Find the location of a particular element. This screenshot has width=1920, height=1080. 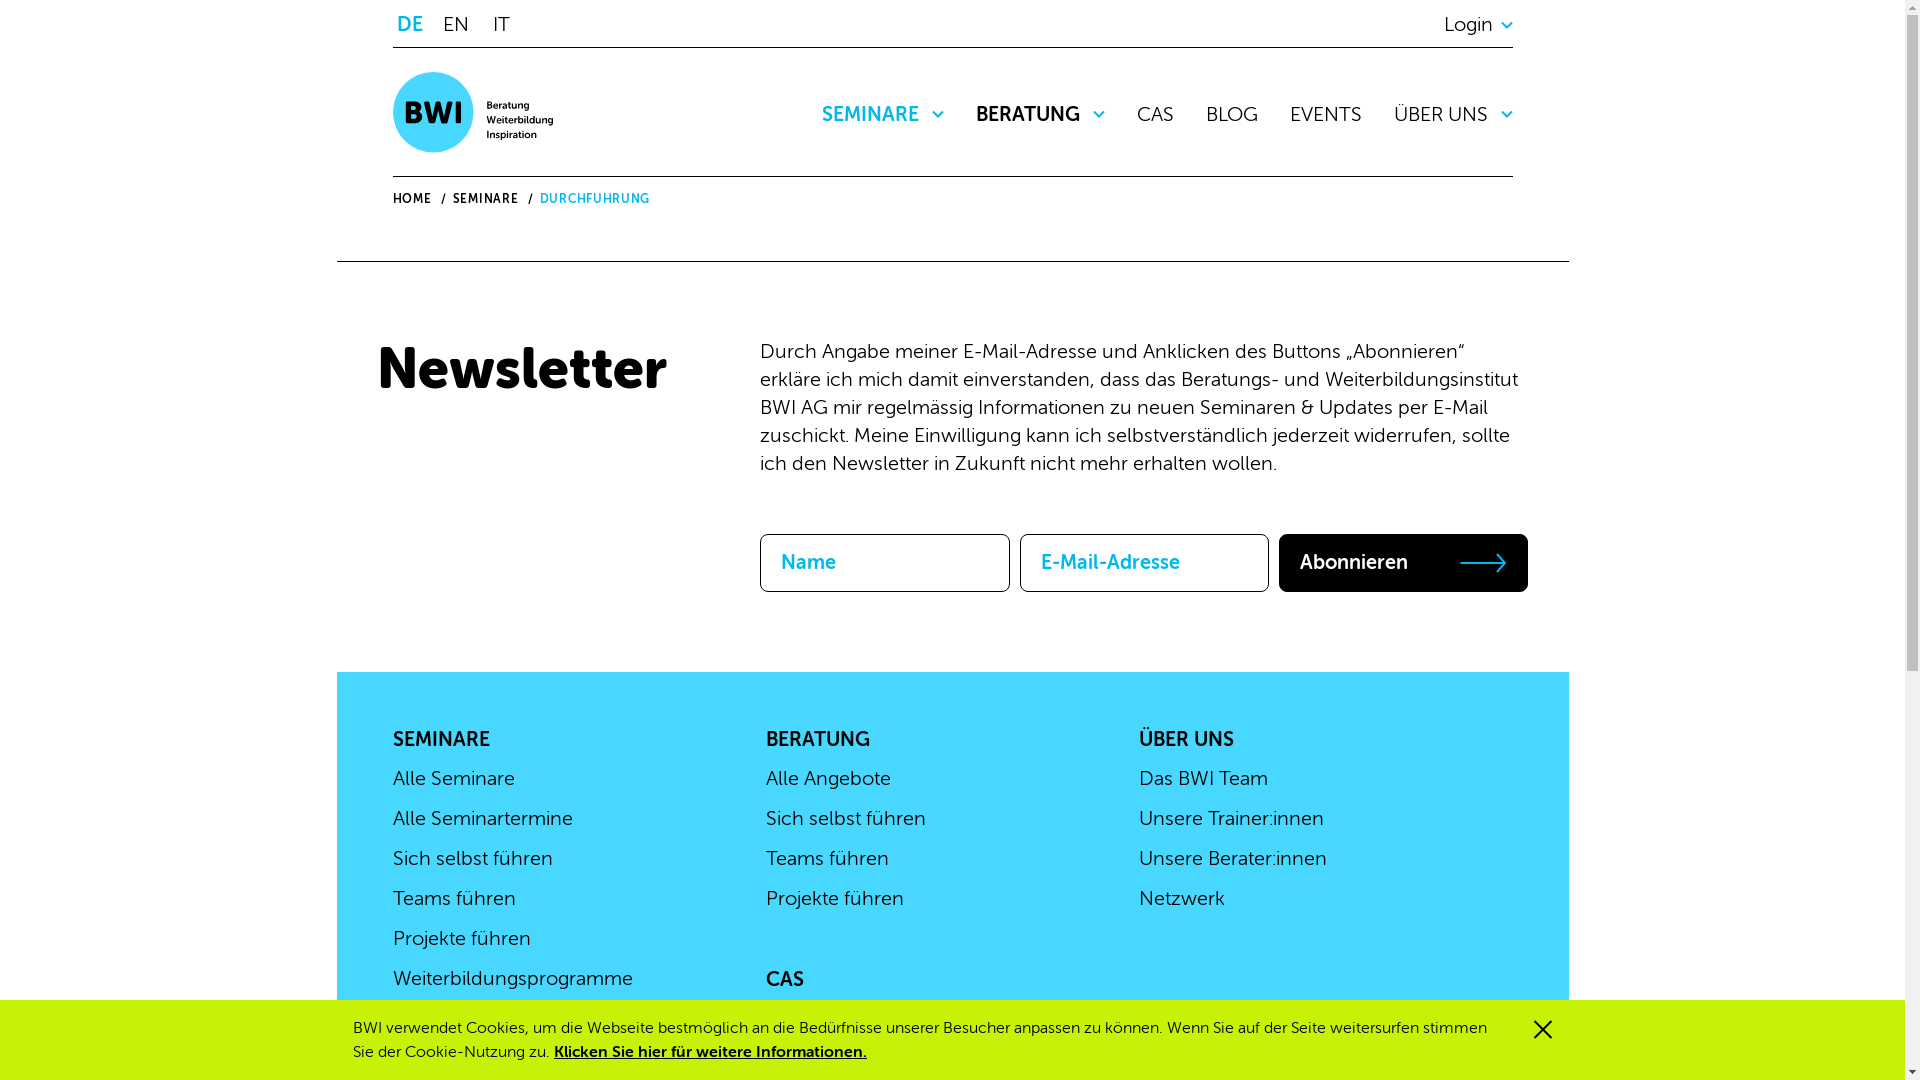

'HOME' is located at coordinates (392, 199).